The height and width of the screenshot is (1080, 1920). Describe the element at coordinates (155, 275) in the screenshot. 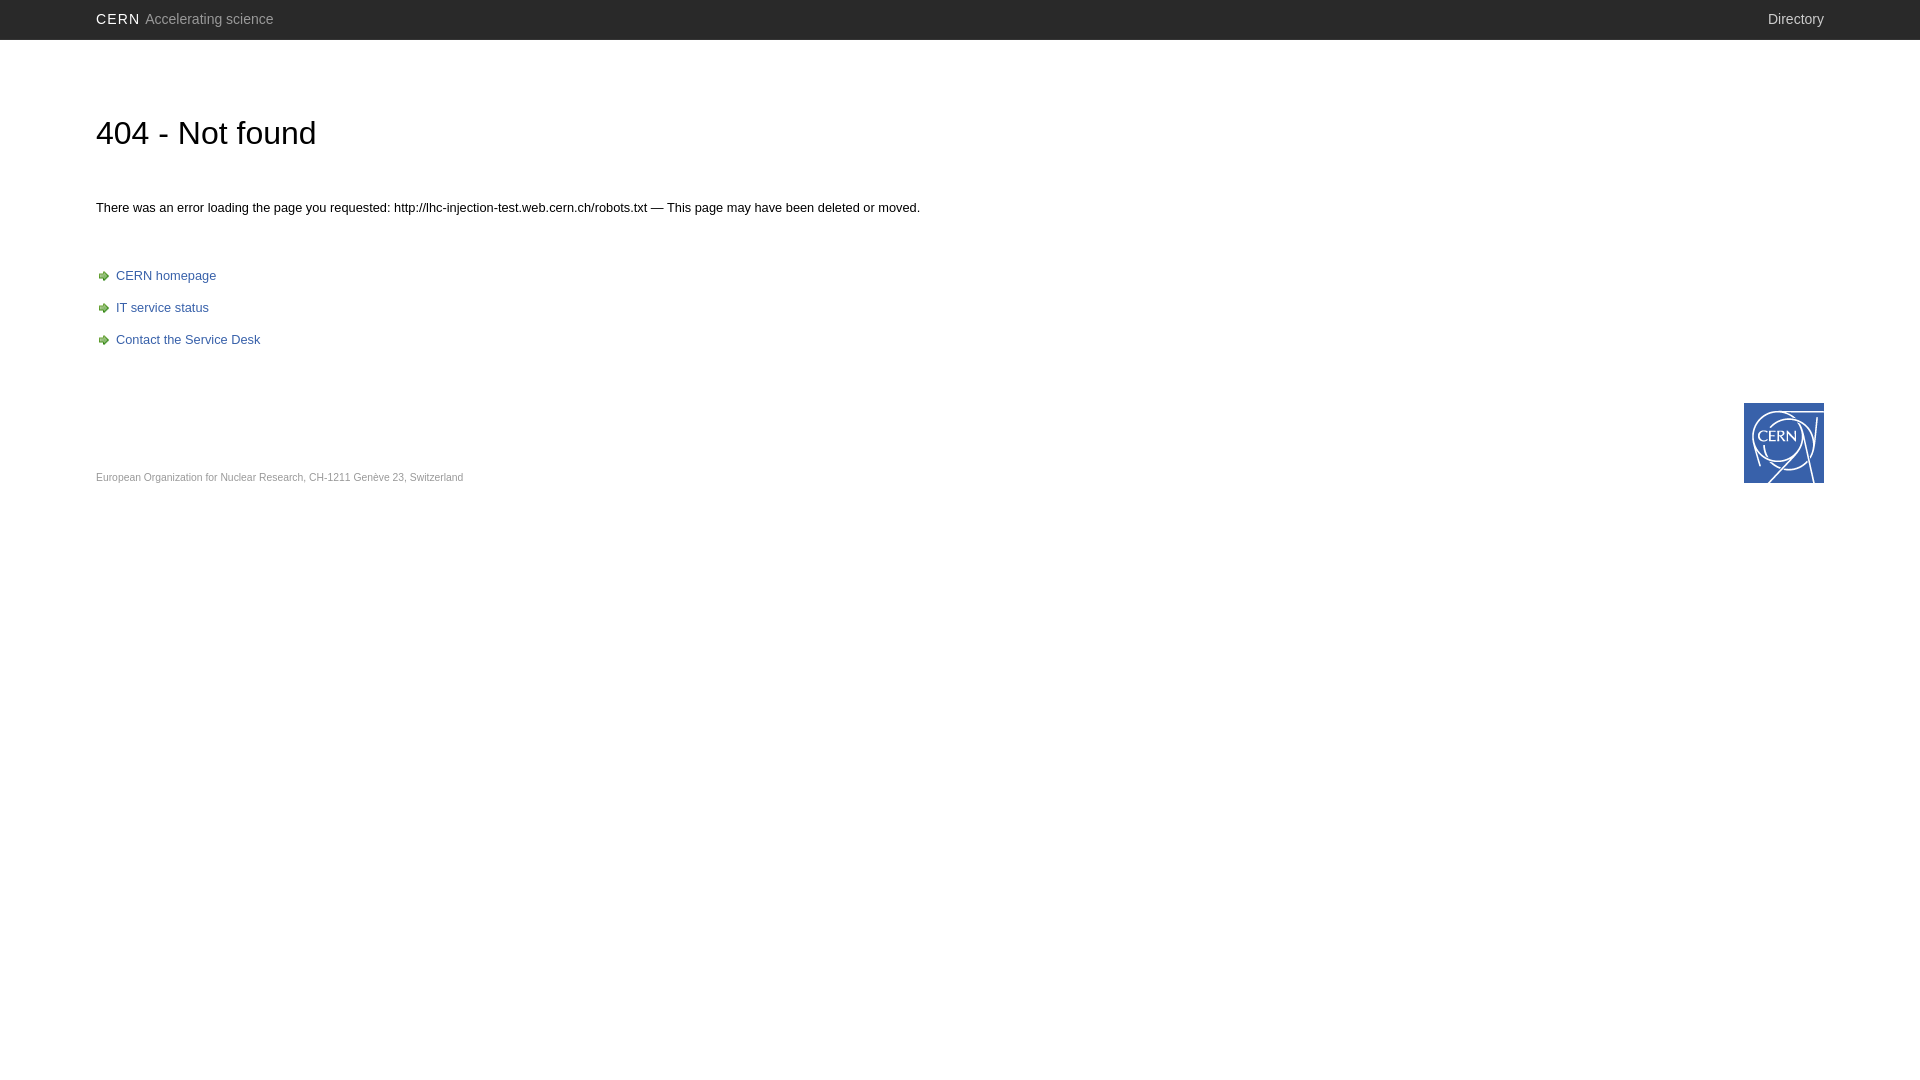

I see `'CERN homepage'` at that location.